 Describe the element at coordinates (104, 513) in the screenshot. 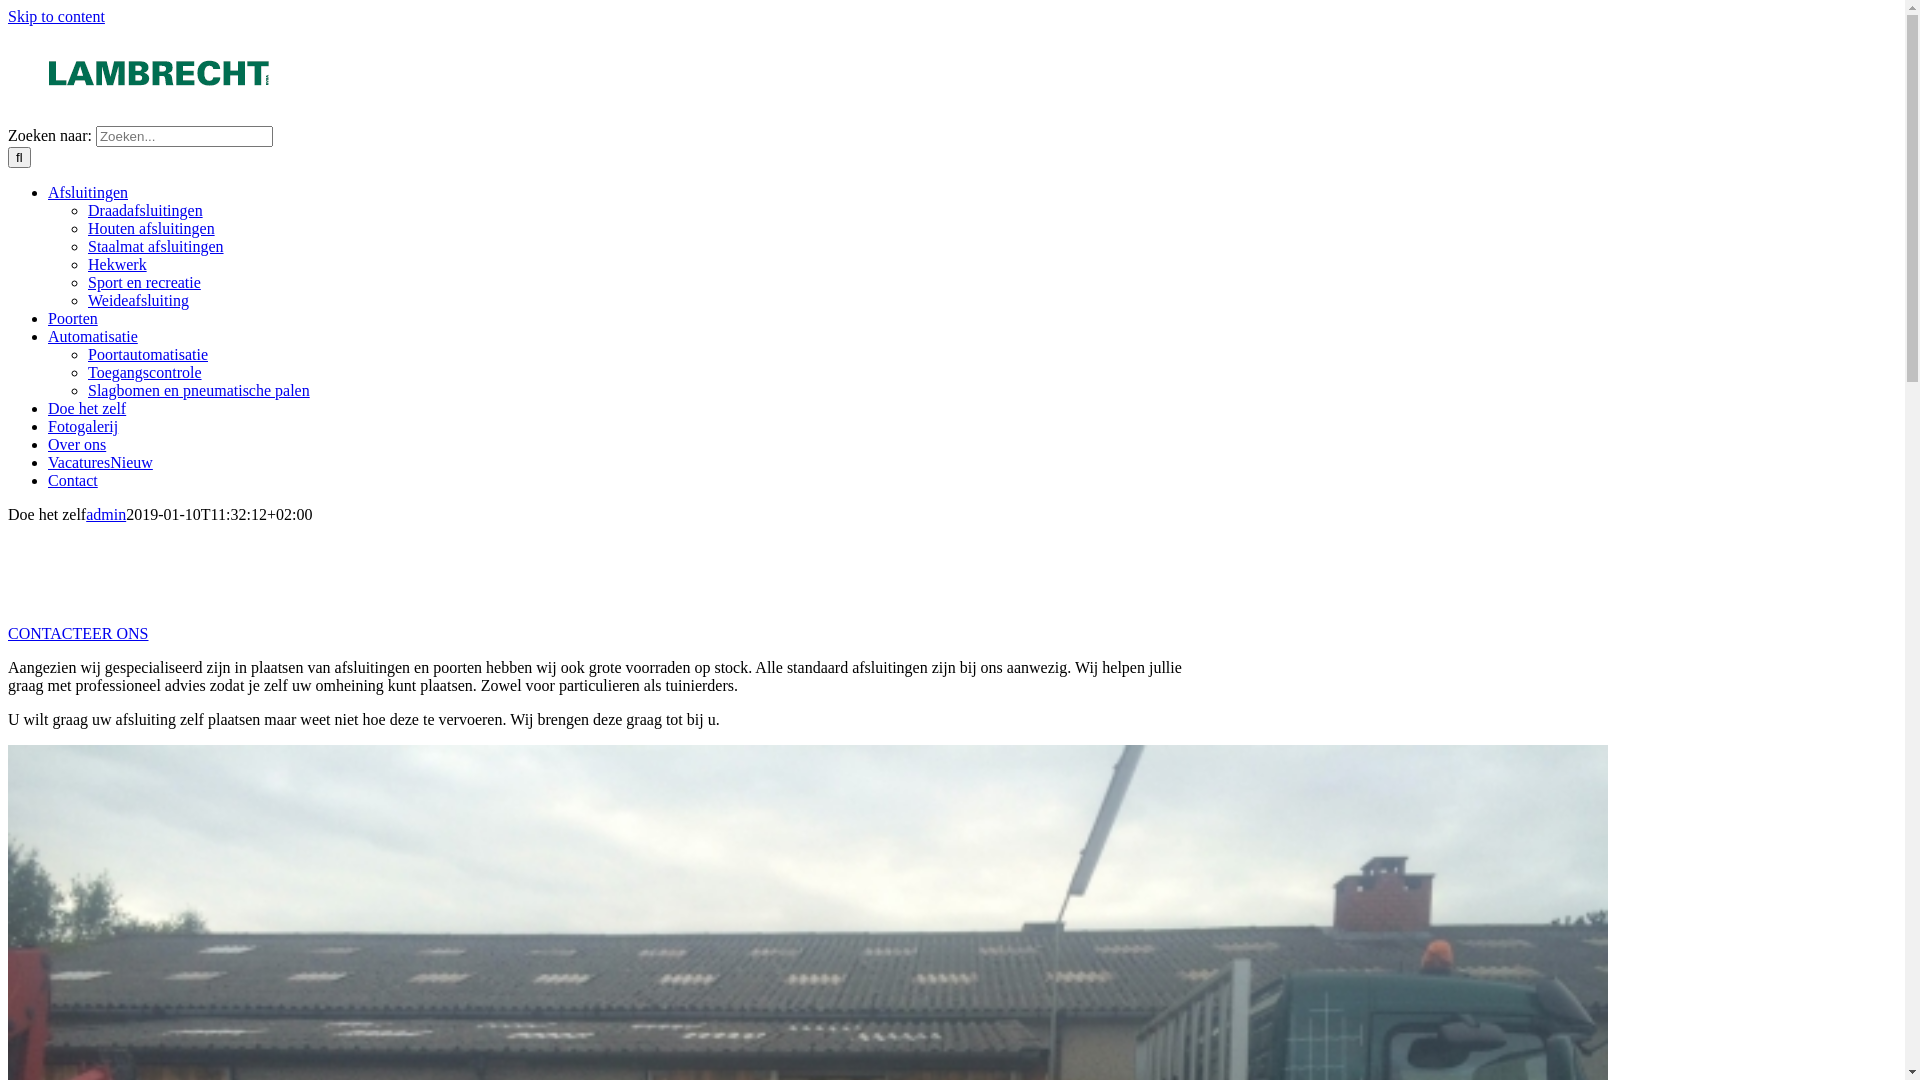

I see `'admin'` at that location.